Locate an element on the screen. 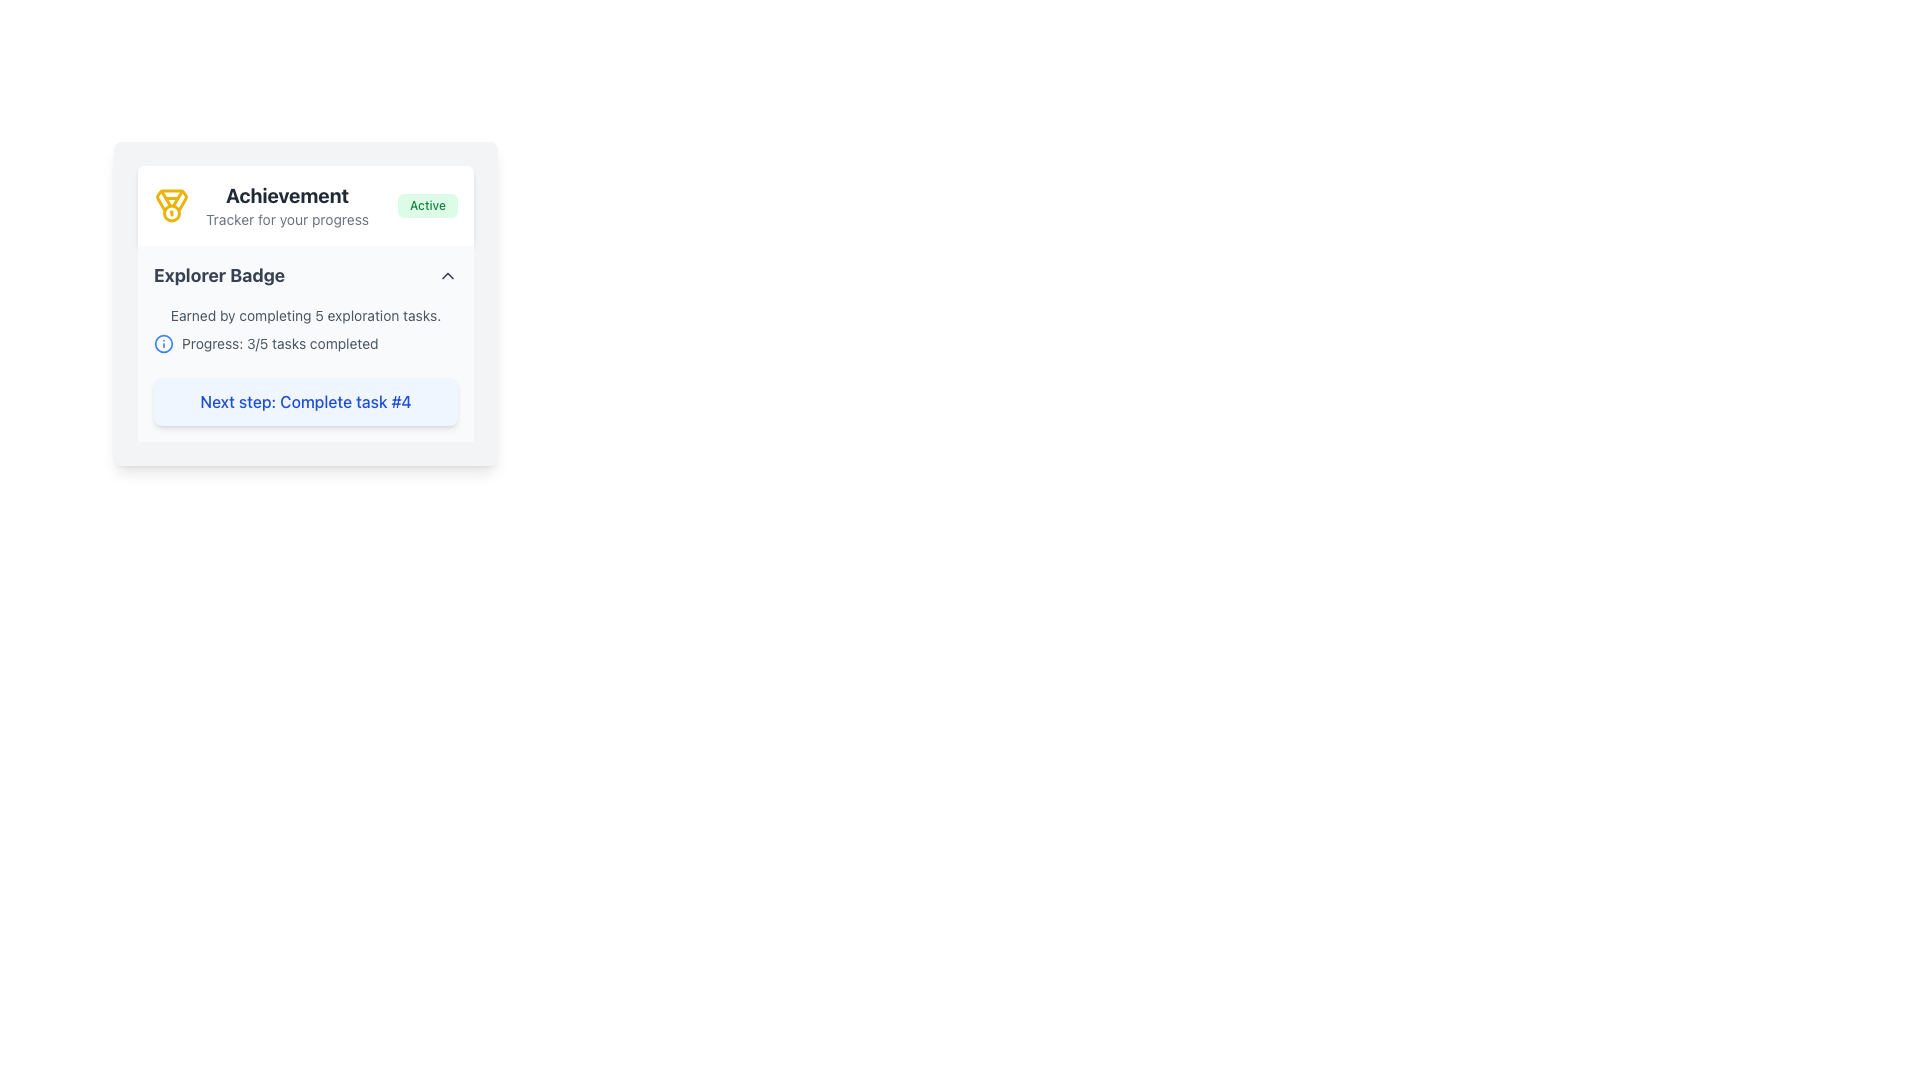 This screenshot has width=1920, height=1080. the circular decorative graphic element in the SVG icon, which is part of the progress tracker card located to the left of the 'Progress: 3/5 tasks completed' text is located at coordinates (163, 342).